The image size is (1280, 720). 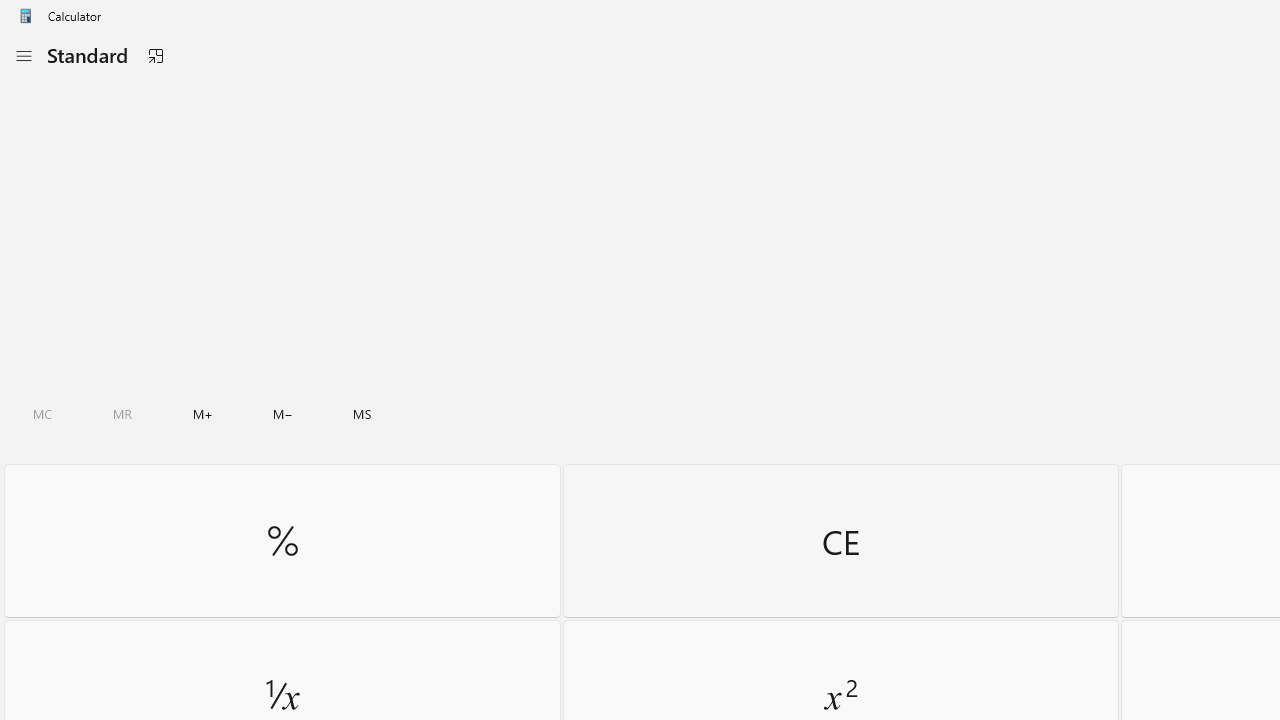 What do you see at coordinates (282, 413) in the screenshot?
I see `'Memory subtract'` at bounding box center [282, 413].